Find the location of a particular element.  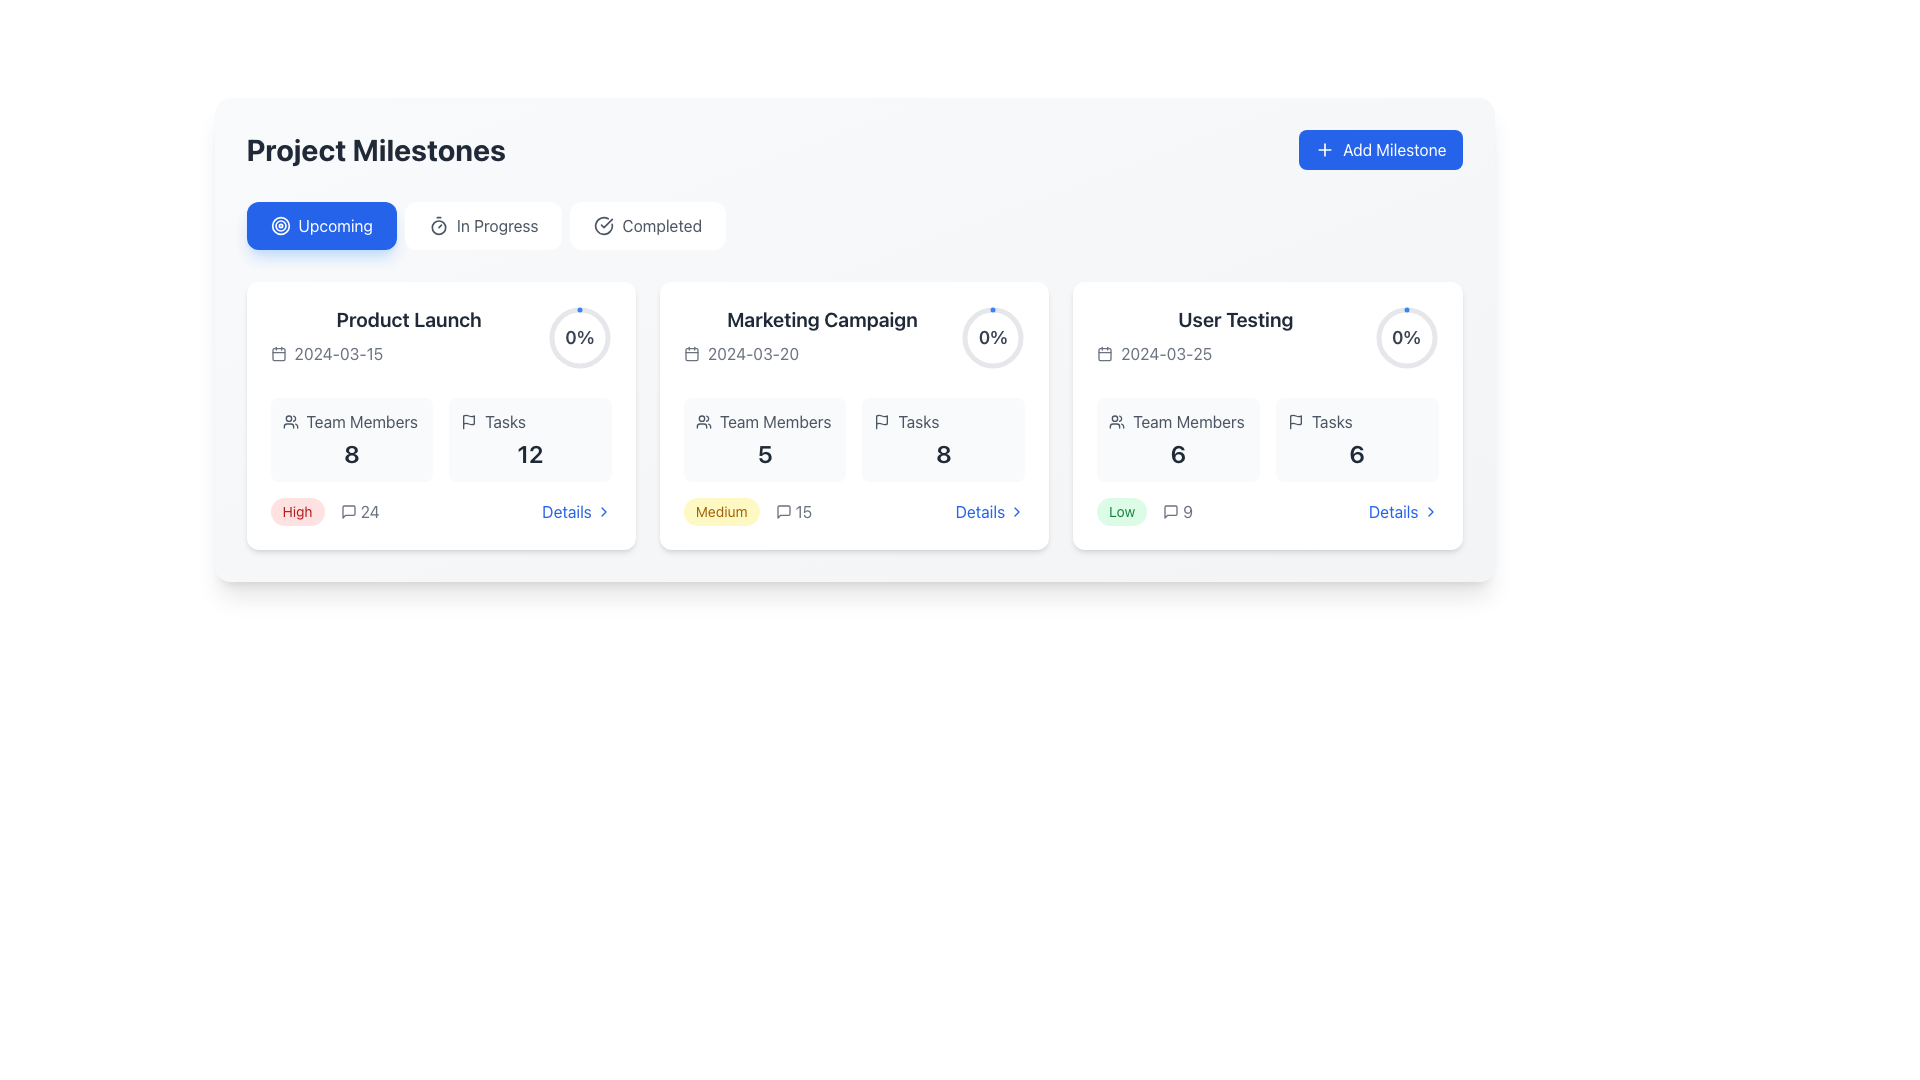

the decorative circular graphical shape with a light gray outline located in the top-right corner of the 'User Testing' milestone card is located at coordinates (1405, 337).